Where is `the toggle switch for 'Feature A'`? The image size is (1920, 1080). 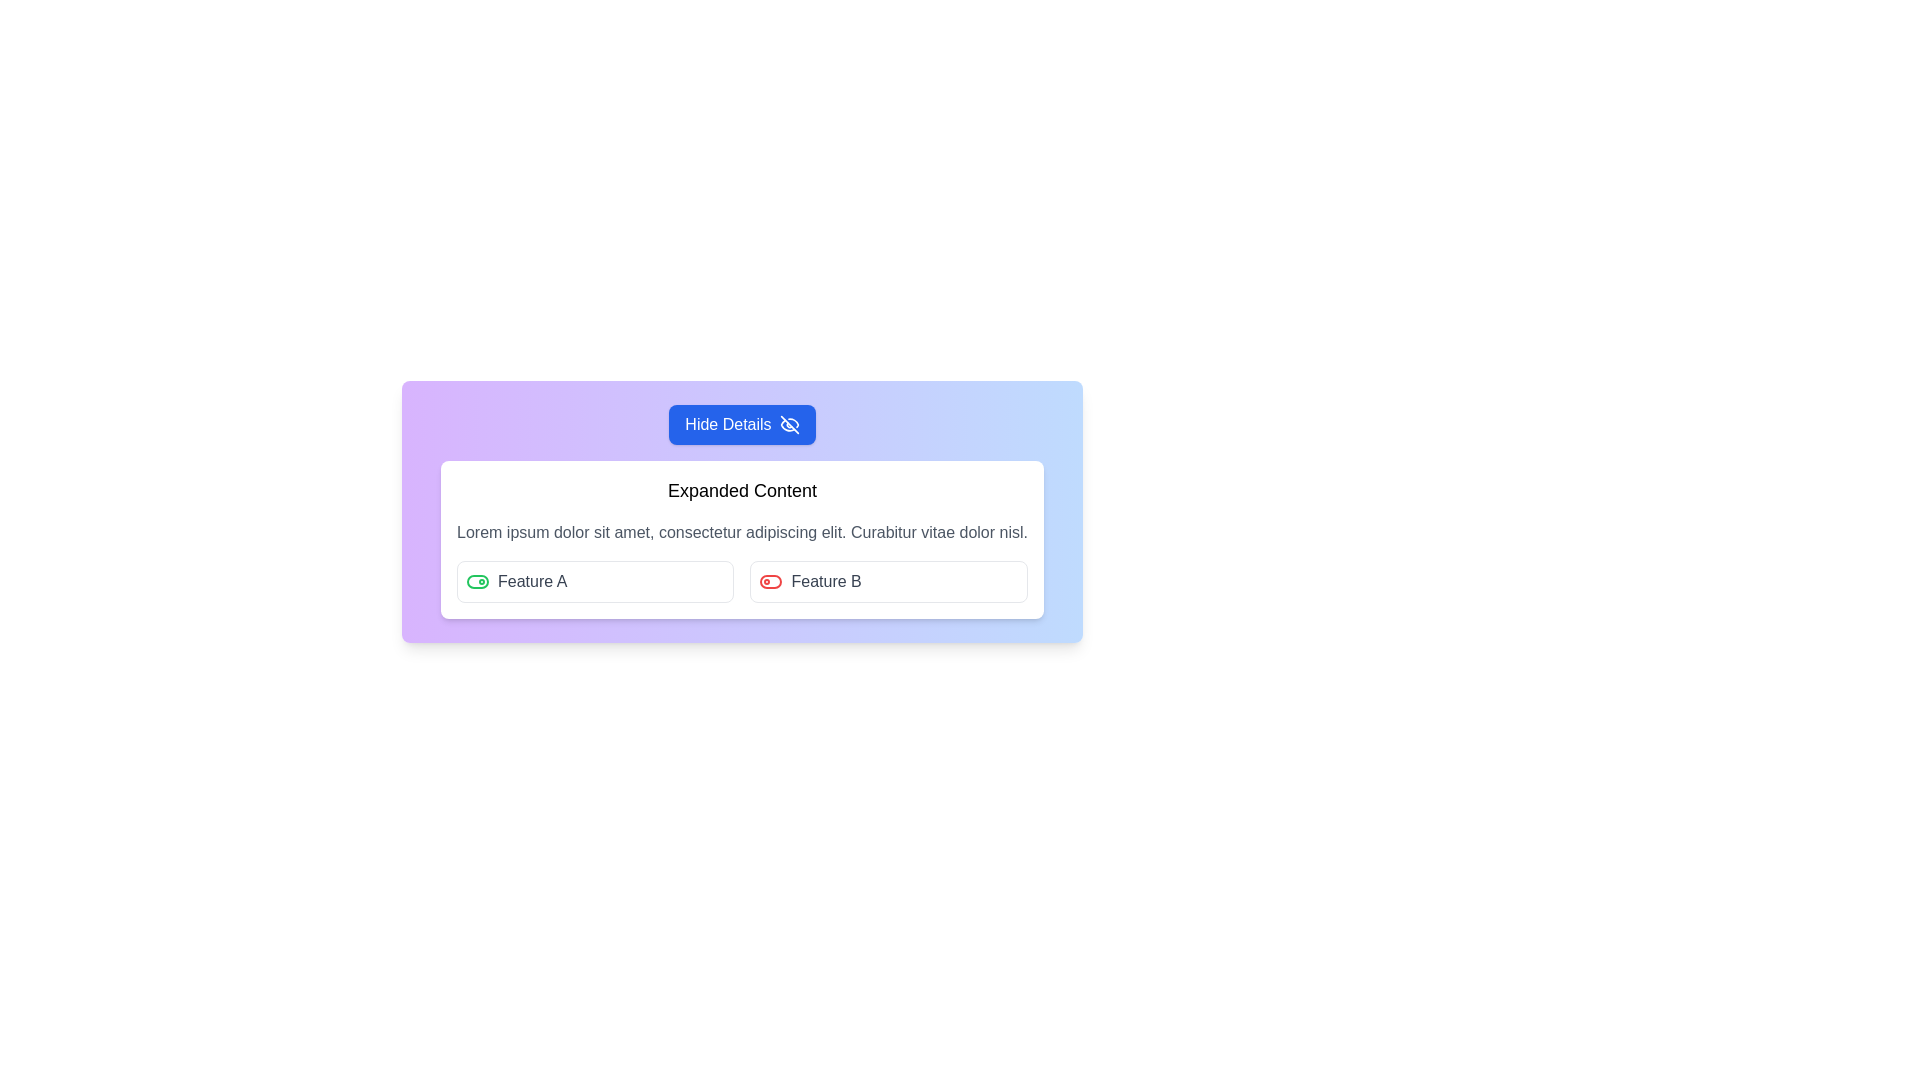 the toggle switch for 'Feature A' is located at coordinates (477, 582).